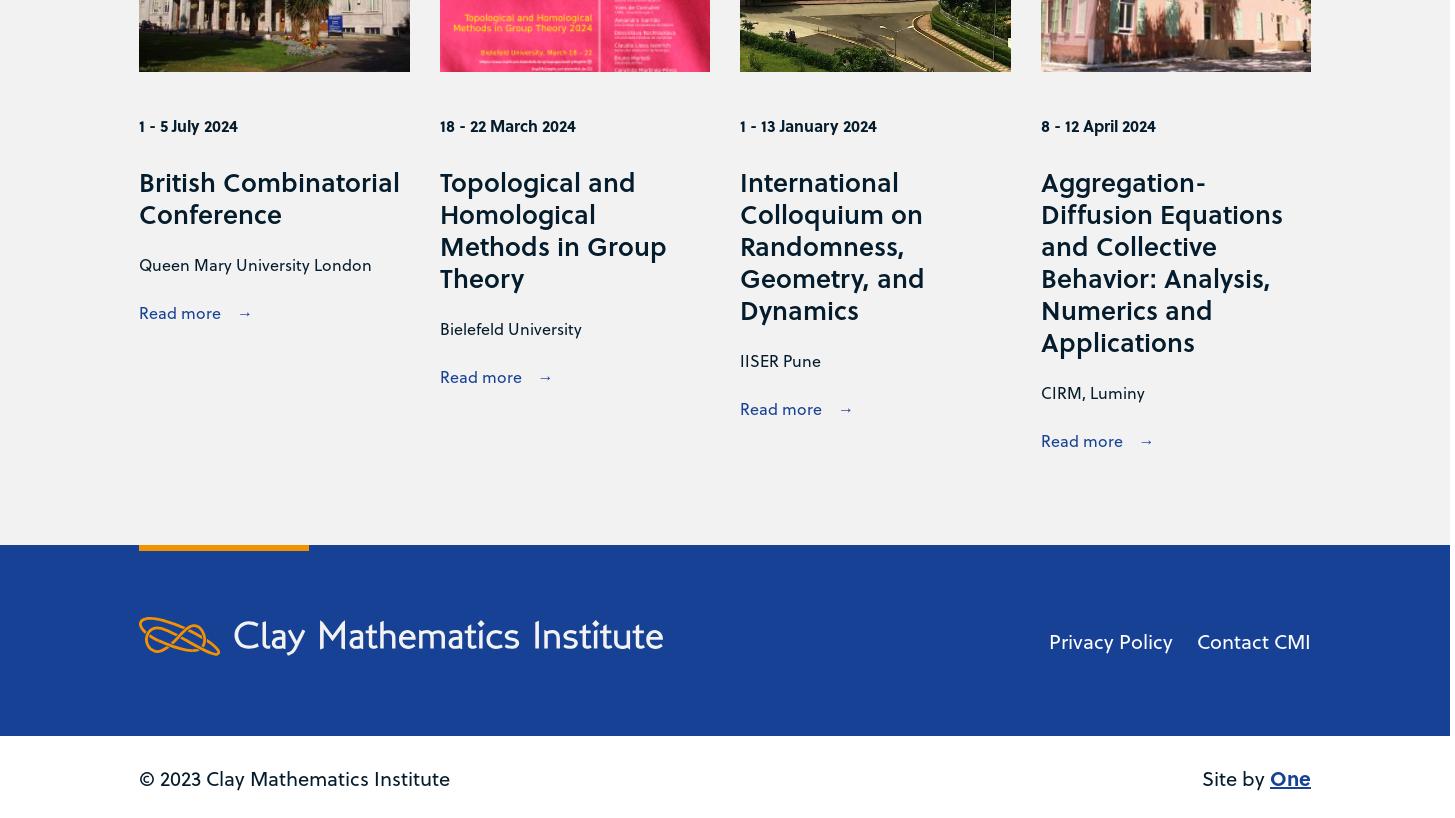 The height and width of the screenshot is (818, 1455). I want to click on 'Contact CMI', so click(1253, 640).